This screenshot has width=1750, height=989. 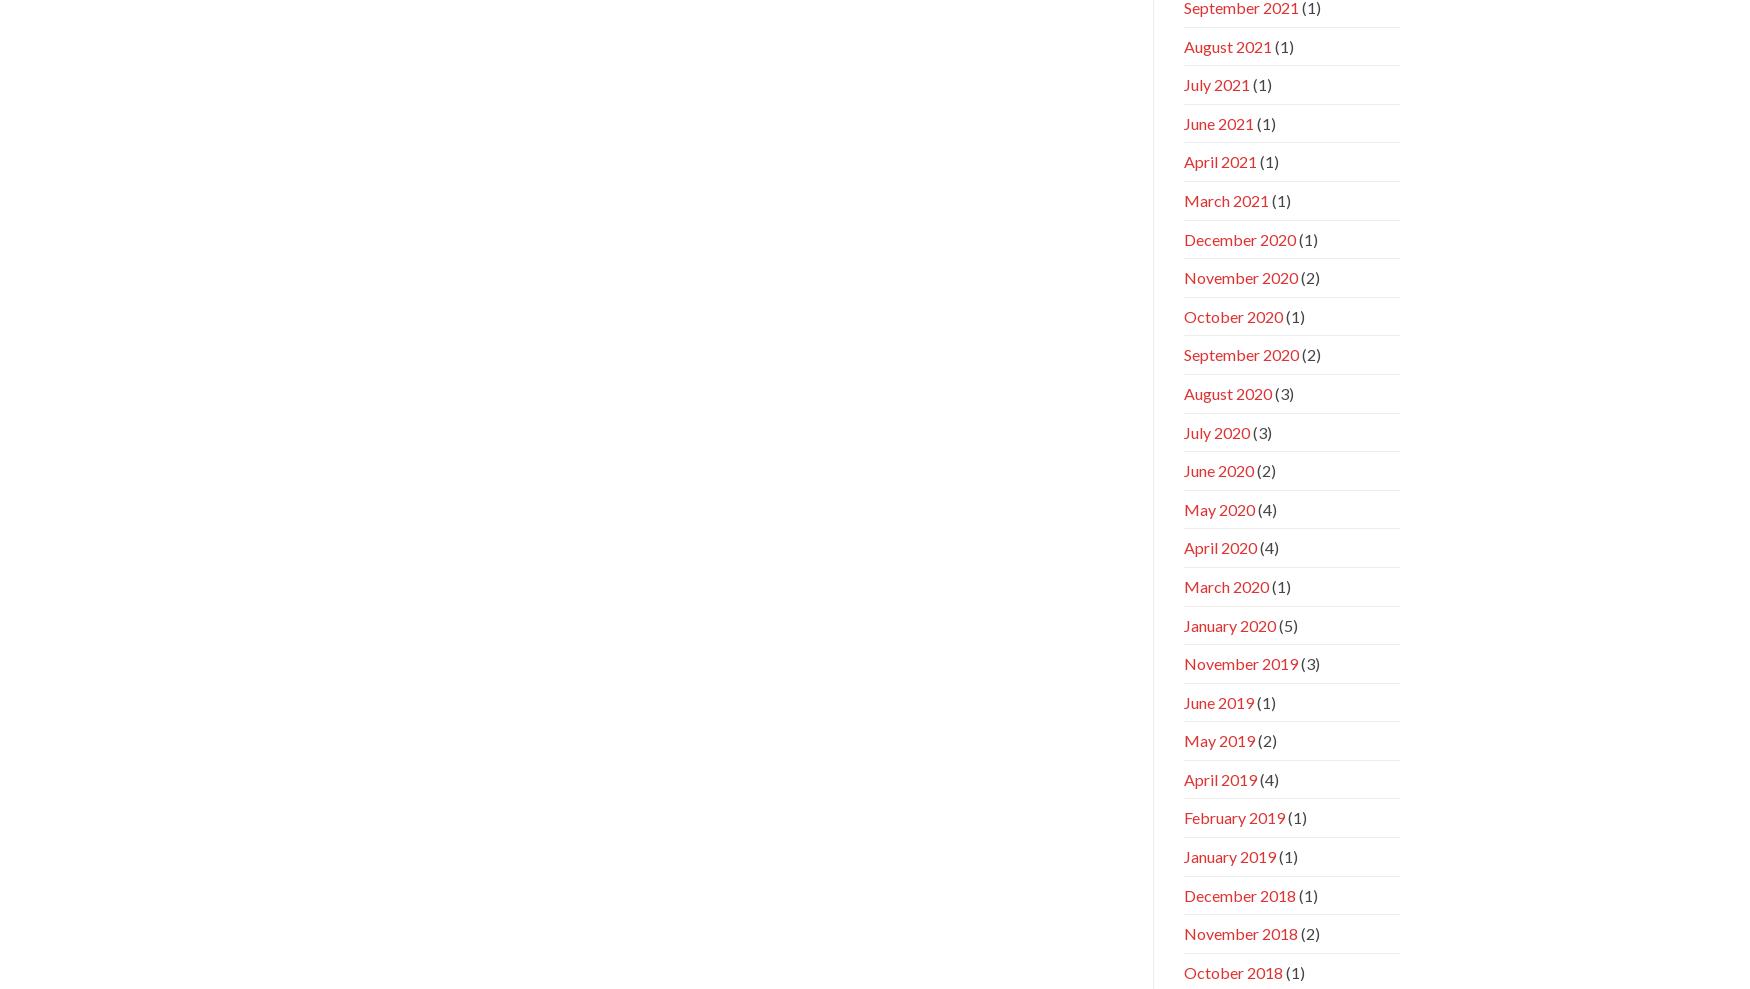 I want to click on 'November 2020', so click(x=1182, y=277).